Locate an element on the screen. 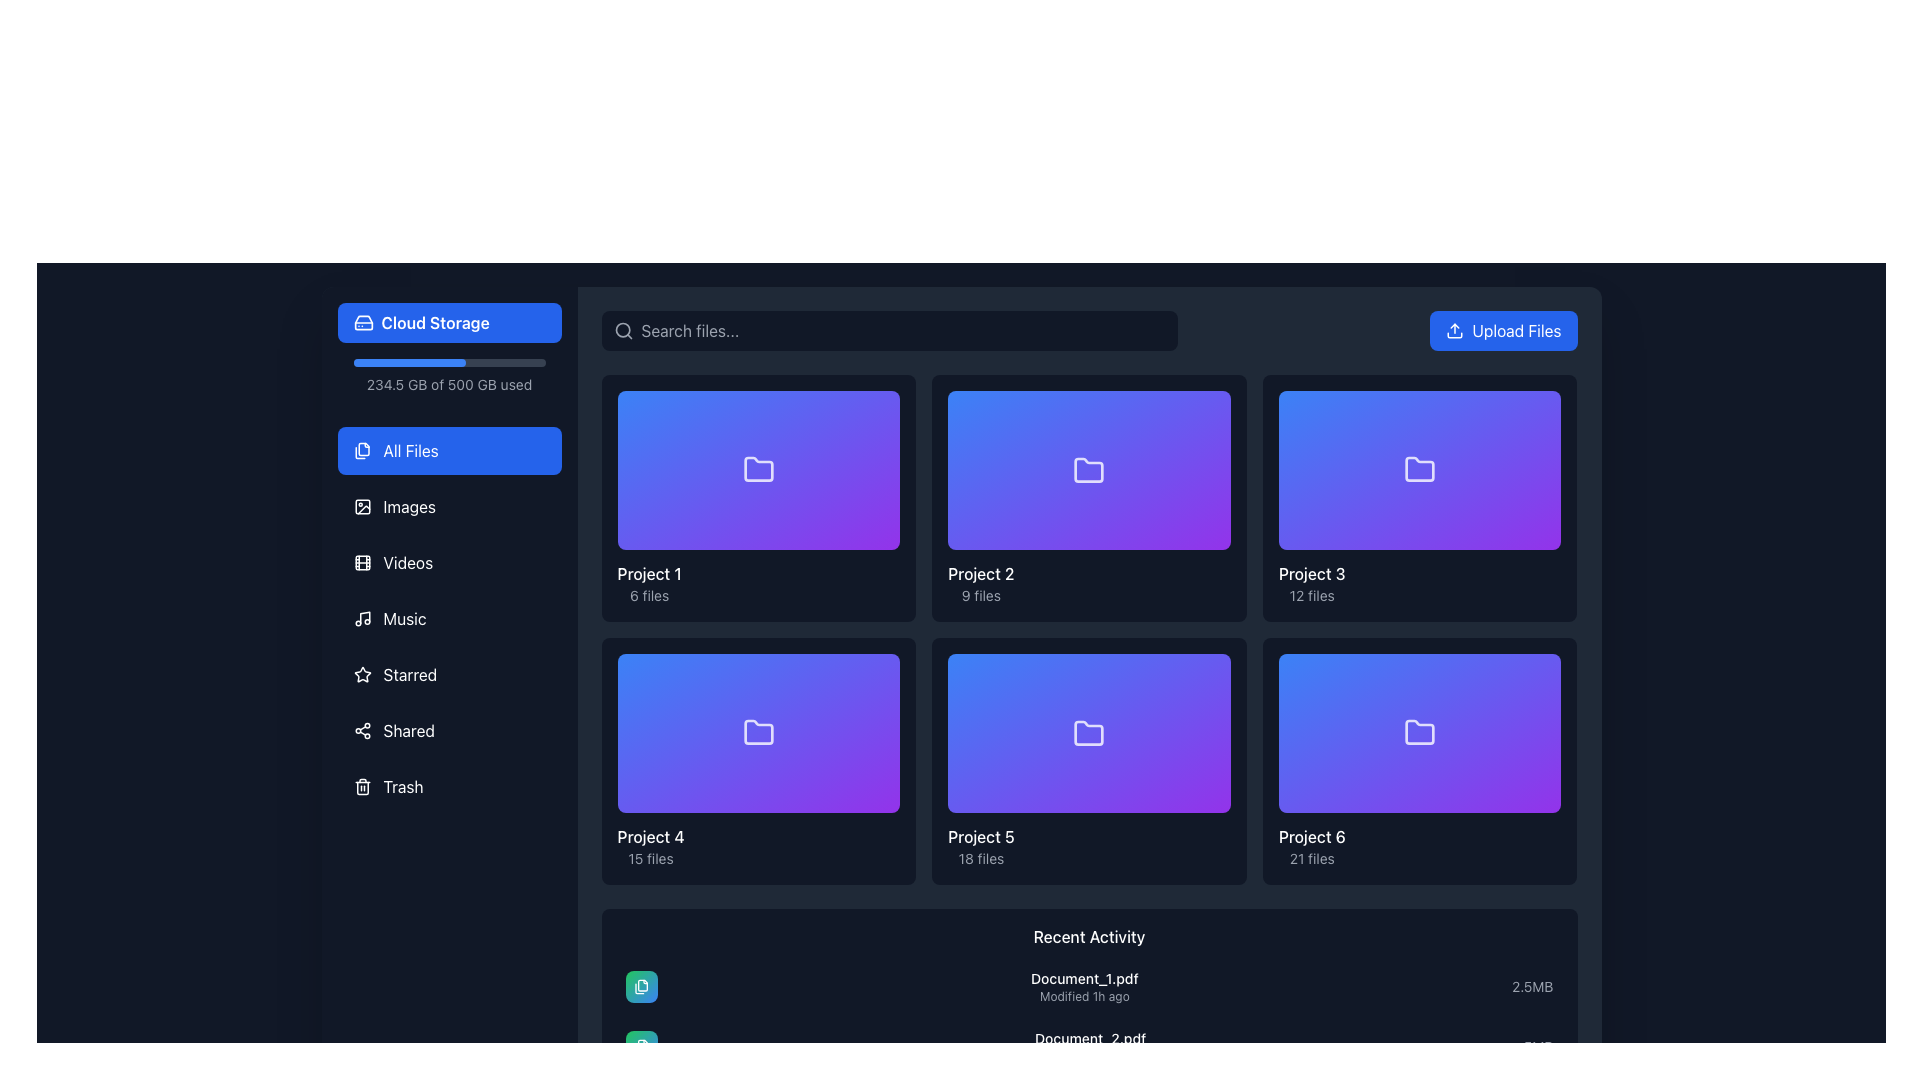  the Menu button located in the top-right corner of the 'Project 4' card is located at coordinates (880, 674).